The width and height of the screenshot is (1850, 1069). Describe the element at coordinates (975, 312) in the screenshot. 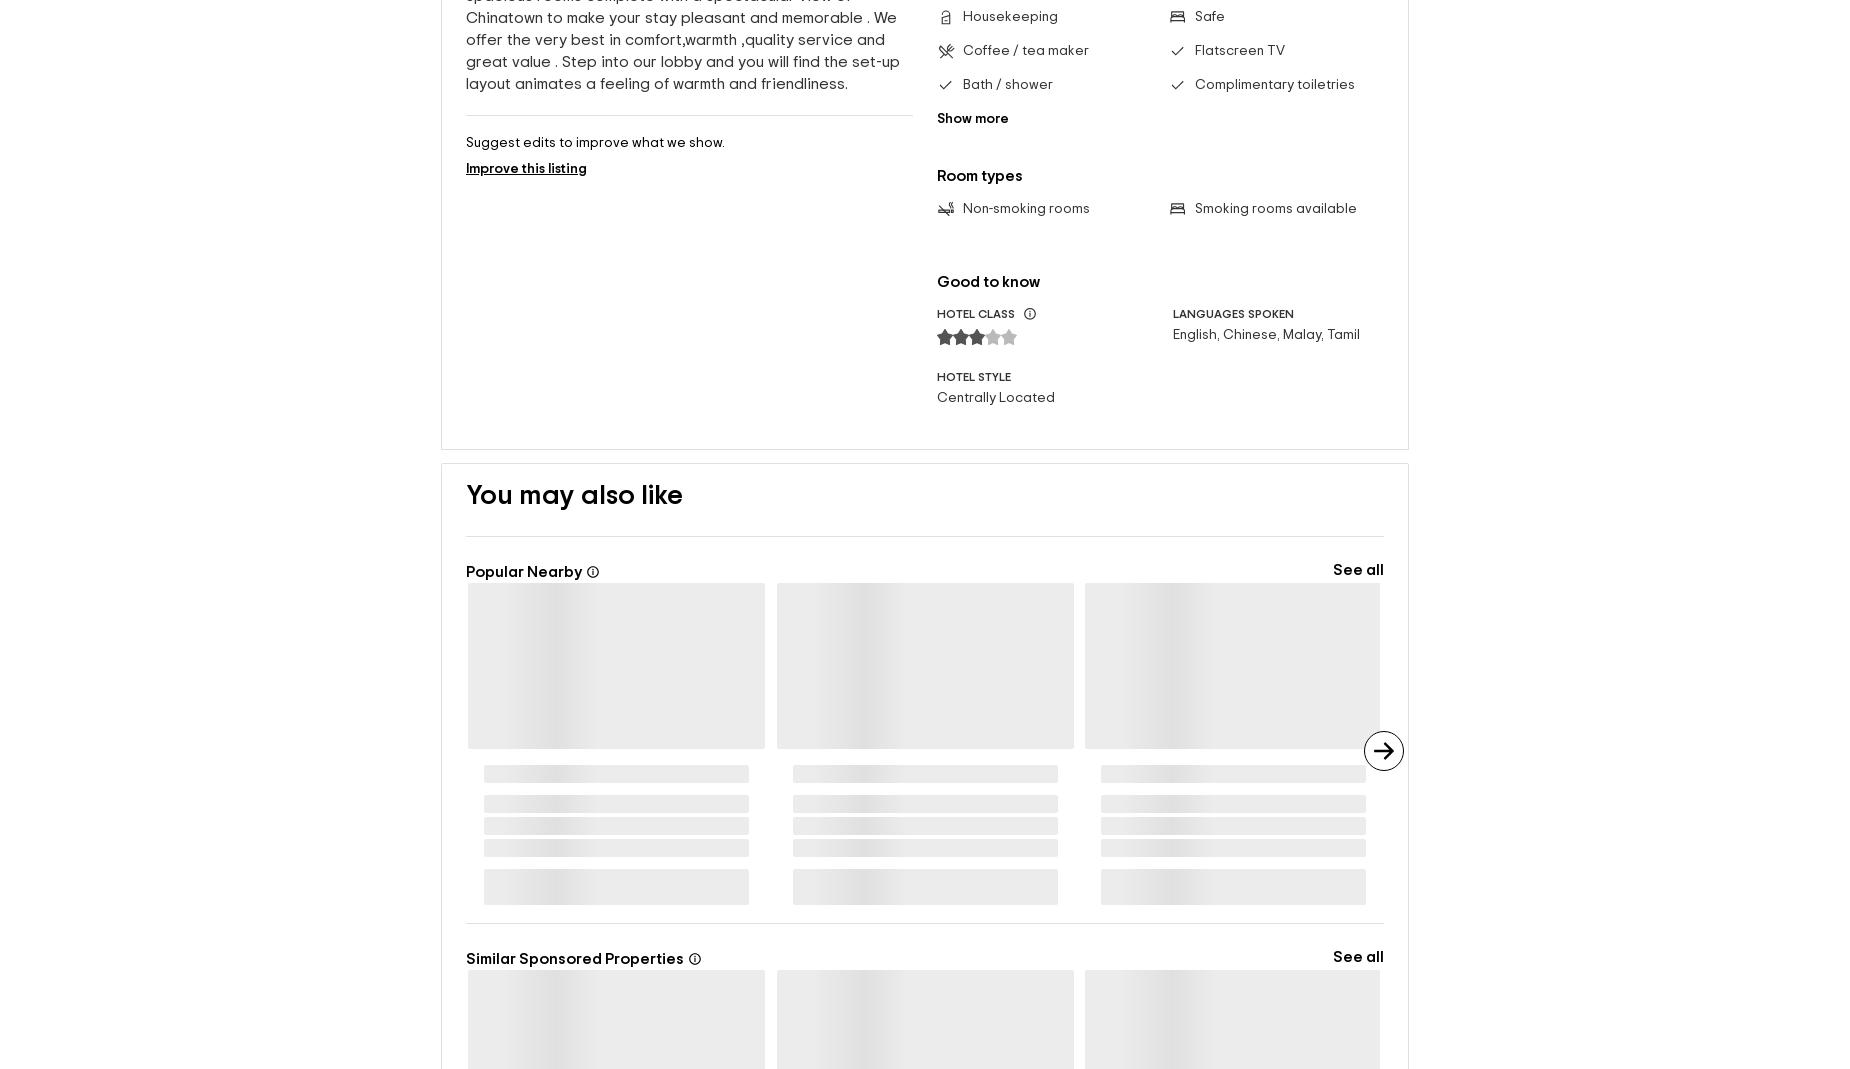

I see `'HOTEL CLASS'` at that location.